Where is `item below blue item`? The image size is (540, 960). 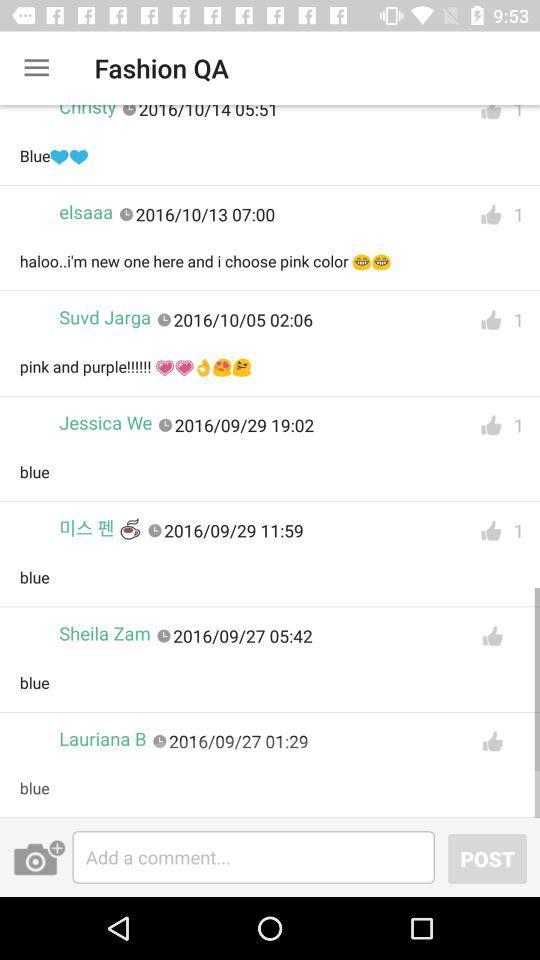 item below blue item is located at coordinates (99, 527).